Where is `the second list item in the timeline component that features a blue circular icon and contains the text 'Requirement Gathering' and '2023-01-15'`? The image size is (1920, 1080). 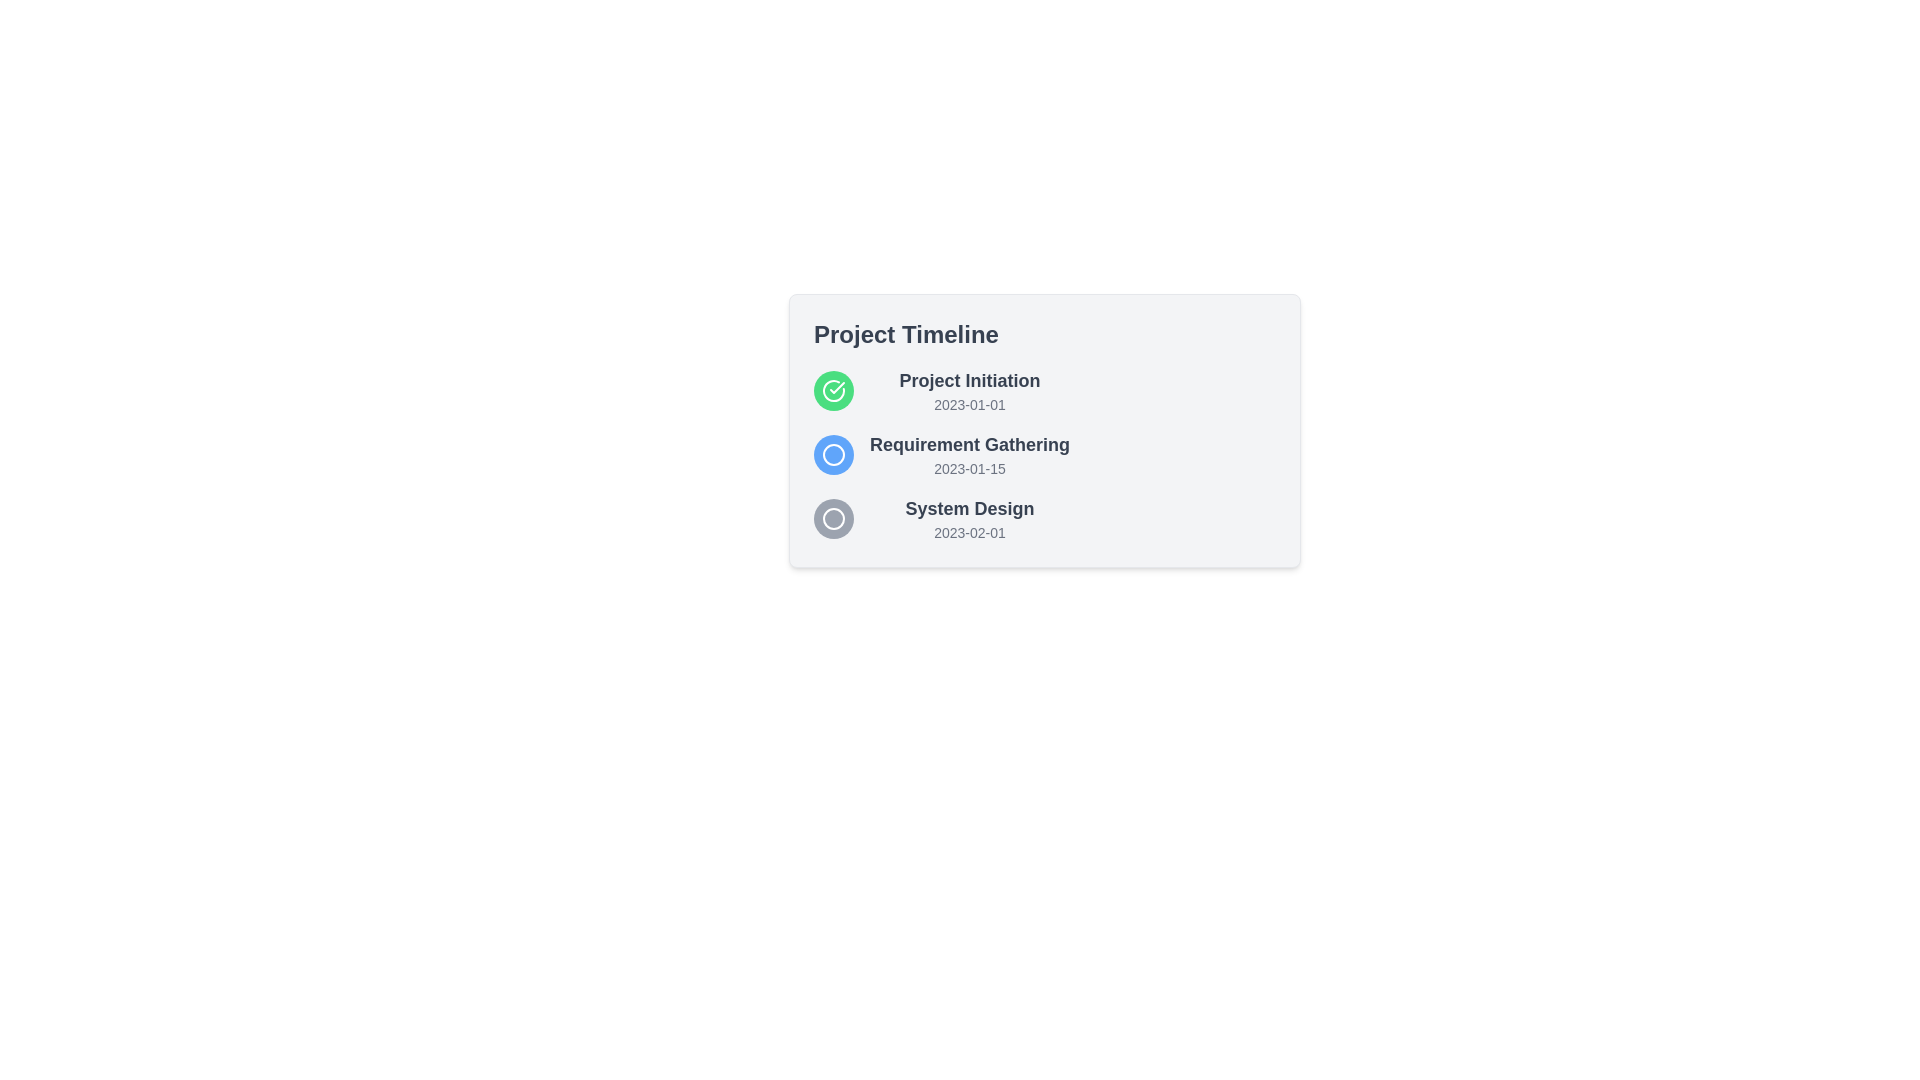 the second list item in the timeline component that features a blue circular icon and contains the text 'Requirement Gathering' and '2023-01-15' is located at coordinates (940, 455).